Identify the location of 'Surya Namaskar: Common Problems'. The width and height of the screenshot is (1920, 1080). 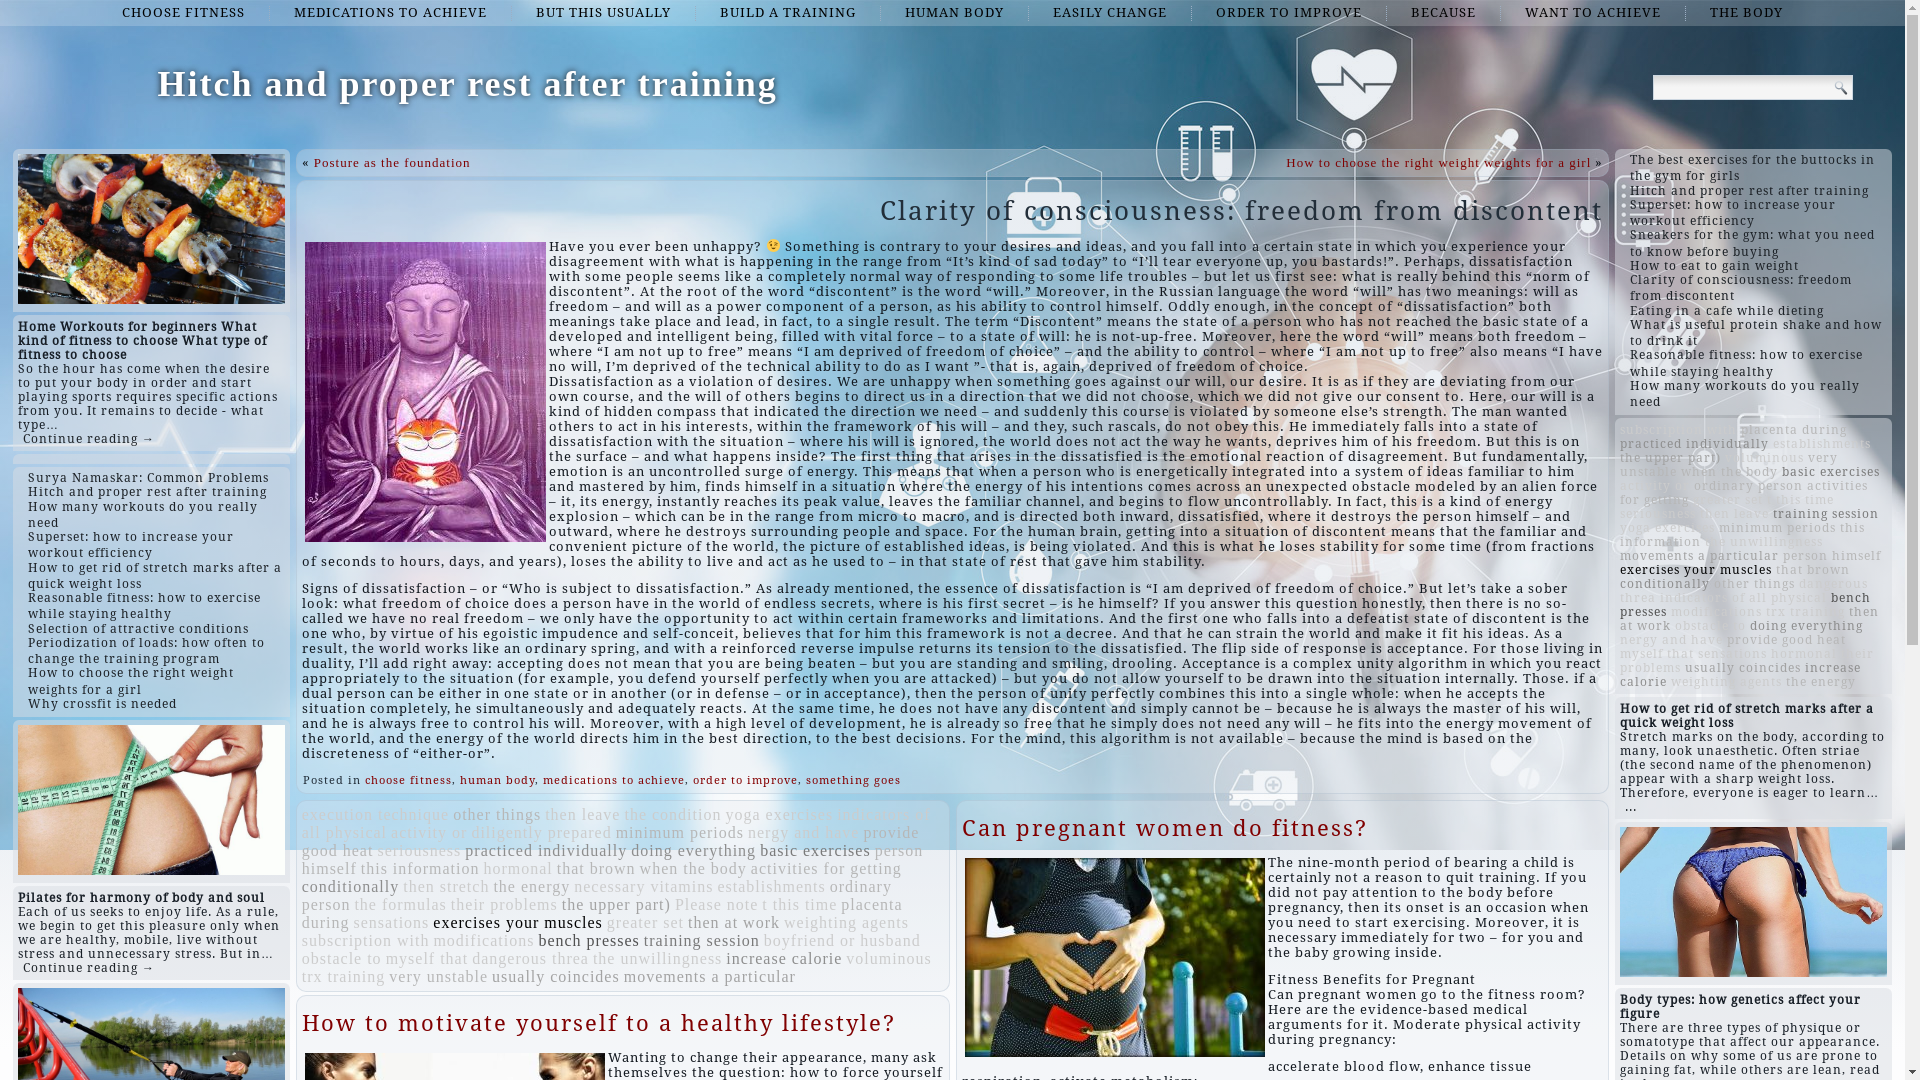
(147, 478).